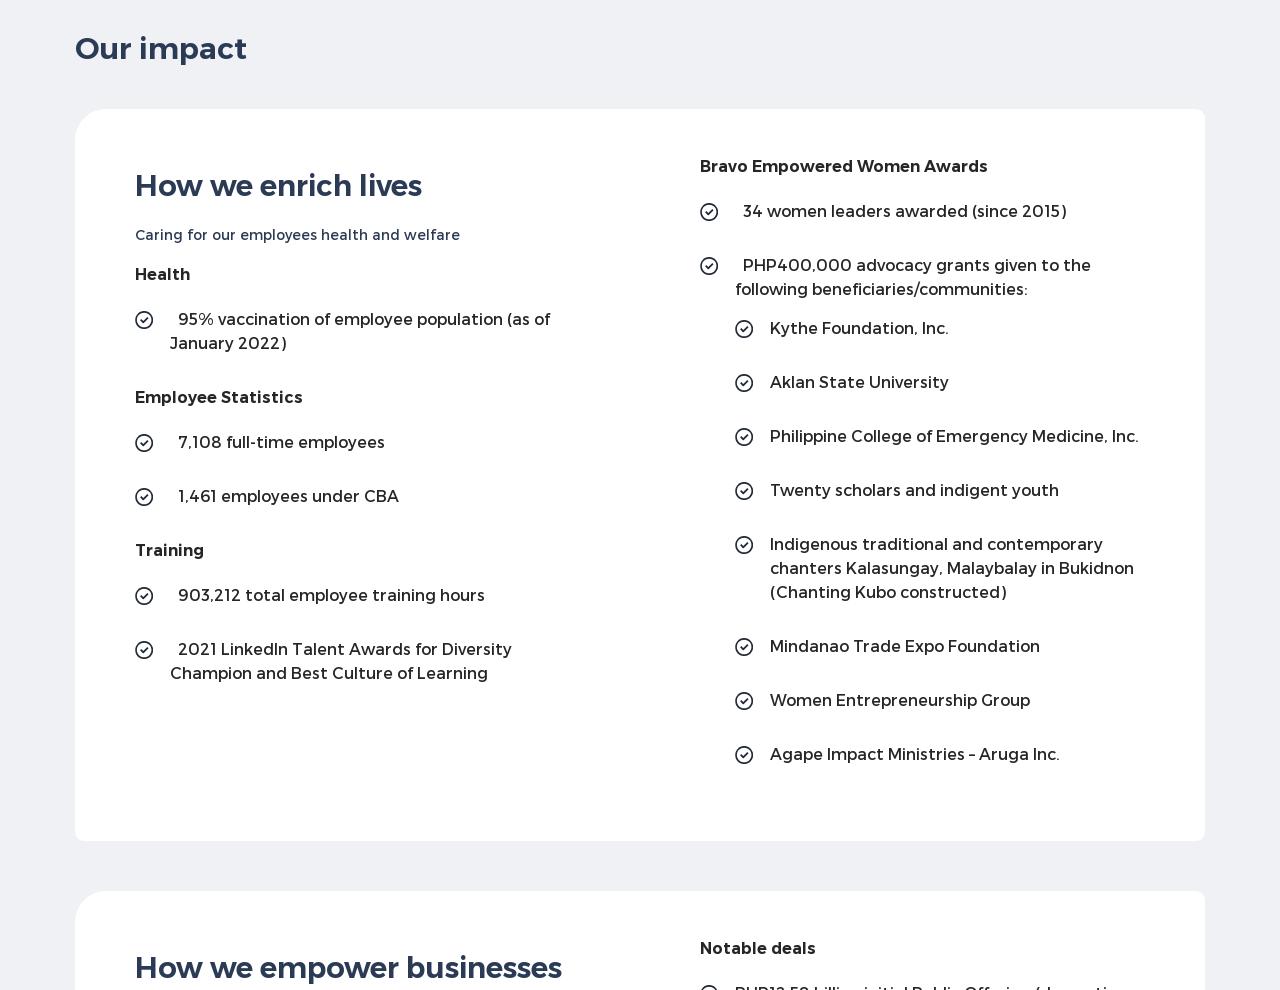  Describe the element at coordinates (340, 659) in the screenshot. I see `'2021 LinkedIn Talent Awards for Diversity Champion and Best Culture of Learning'` at that location.